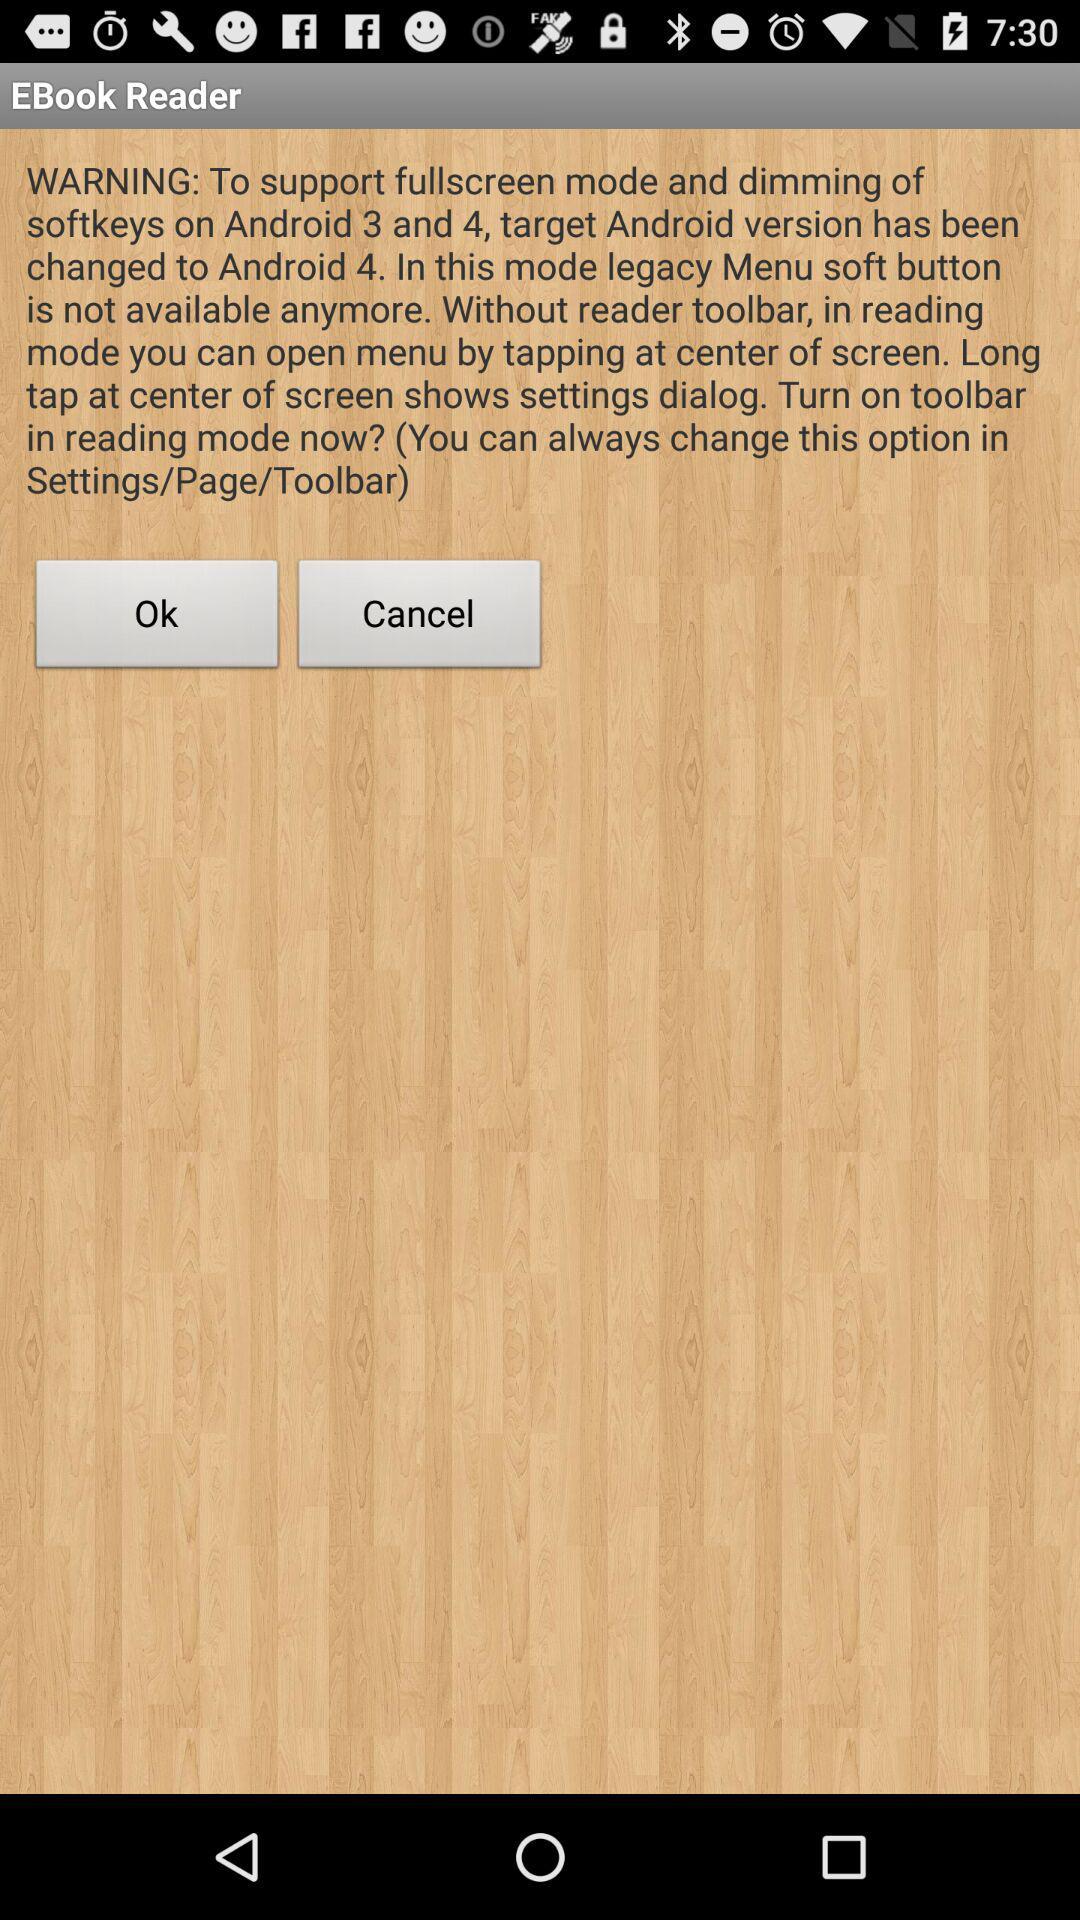  I want to click on item below warning to support, so click(419, 618).